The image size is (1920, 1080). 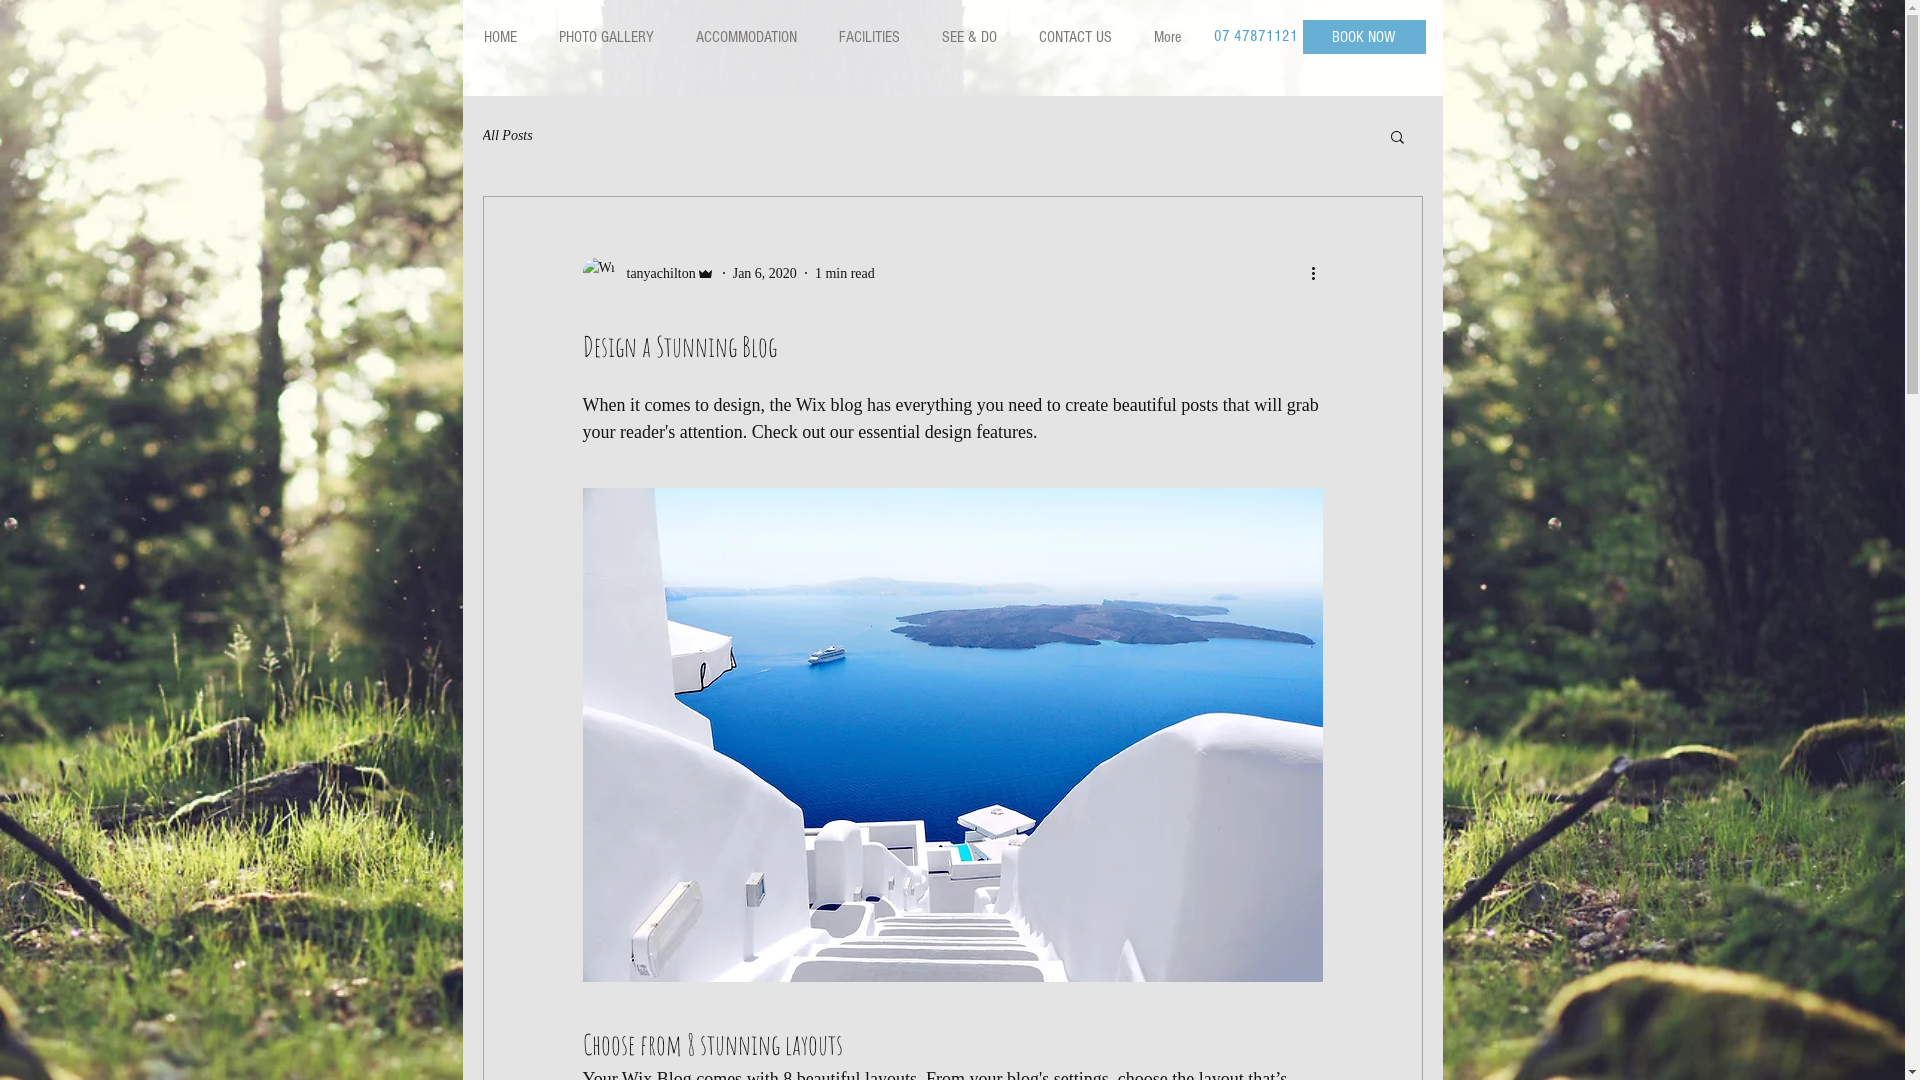 What do you see at coordinates (499, 37) in the screenshot?
I see `'HOME'` at bounding box center [499, 37].